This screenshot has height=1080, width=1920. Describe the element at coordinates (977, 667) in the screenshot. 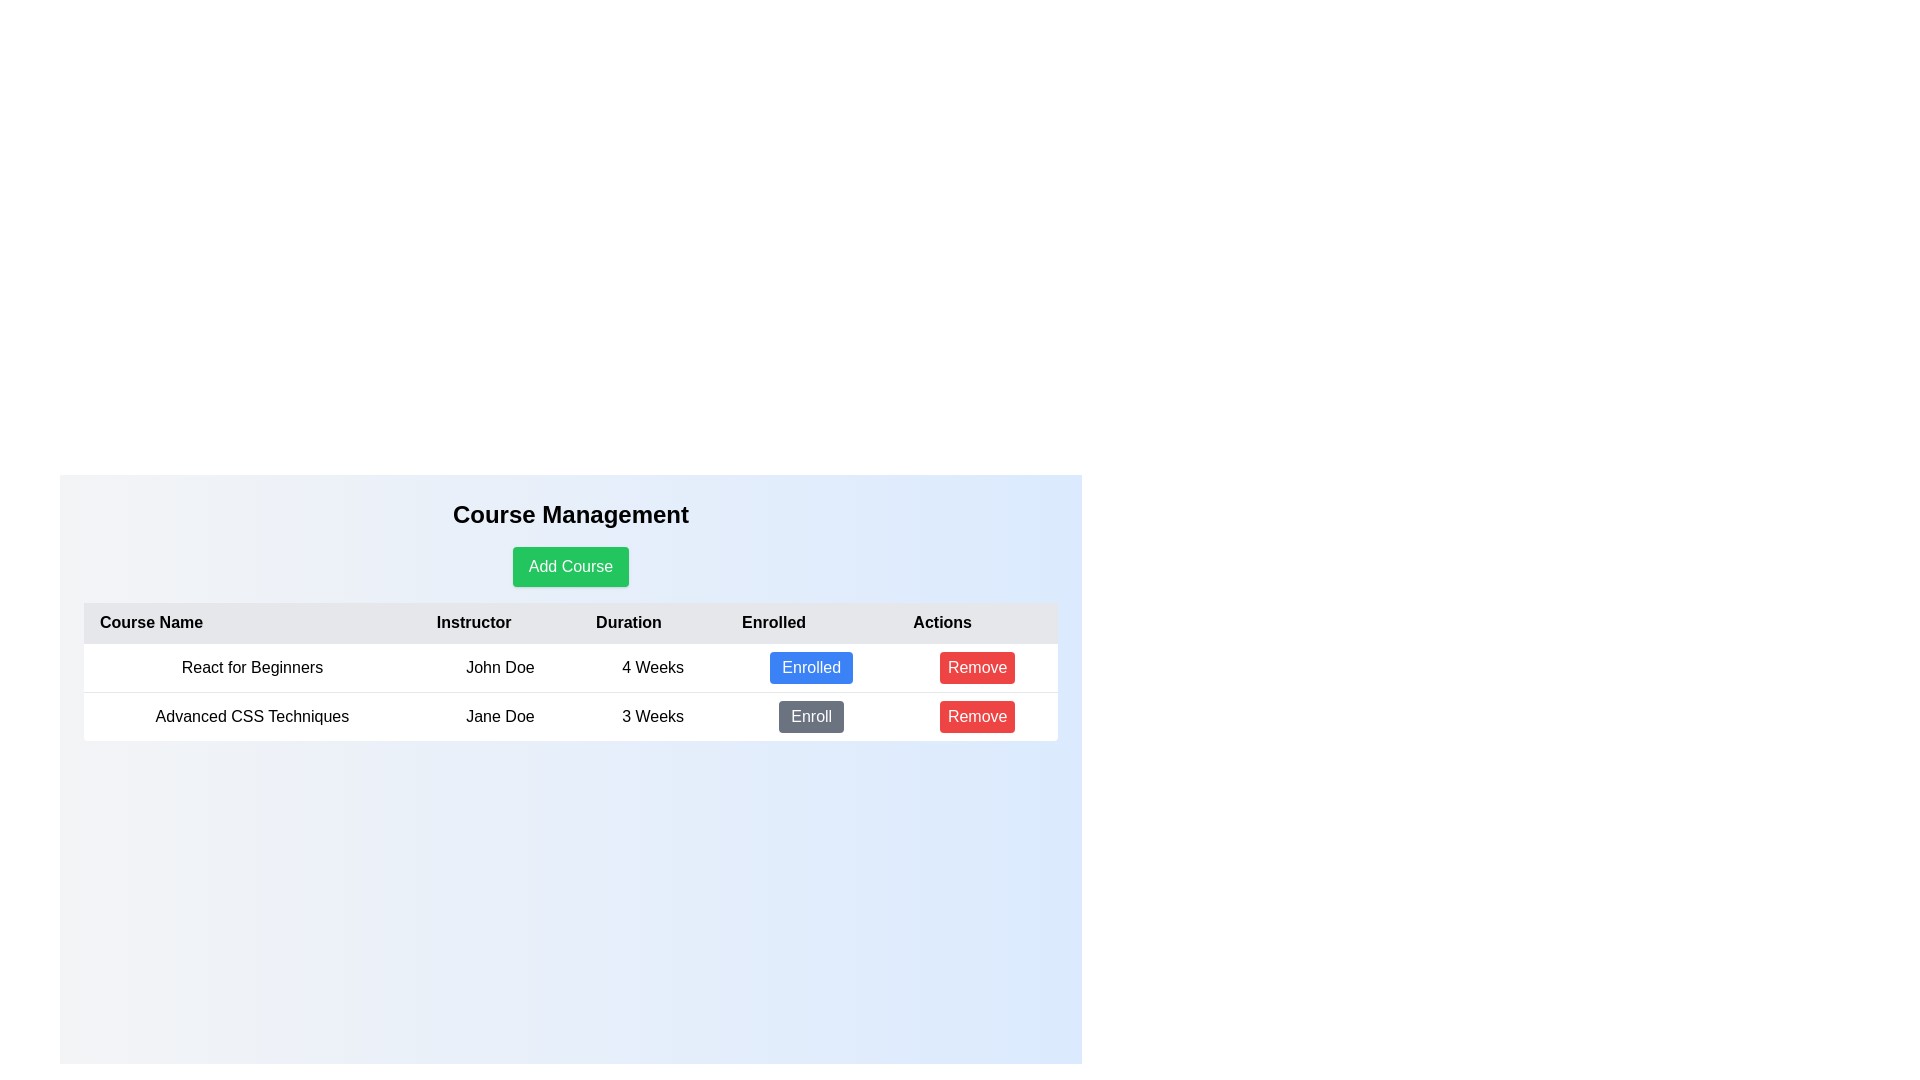

I see `the 'Remove' button located in the 'Actions' column of the second row in the table` at that location.